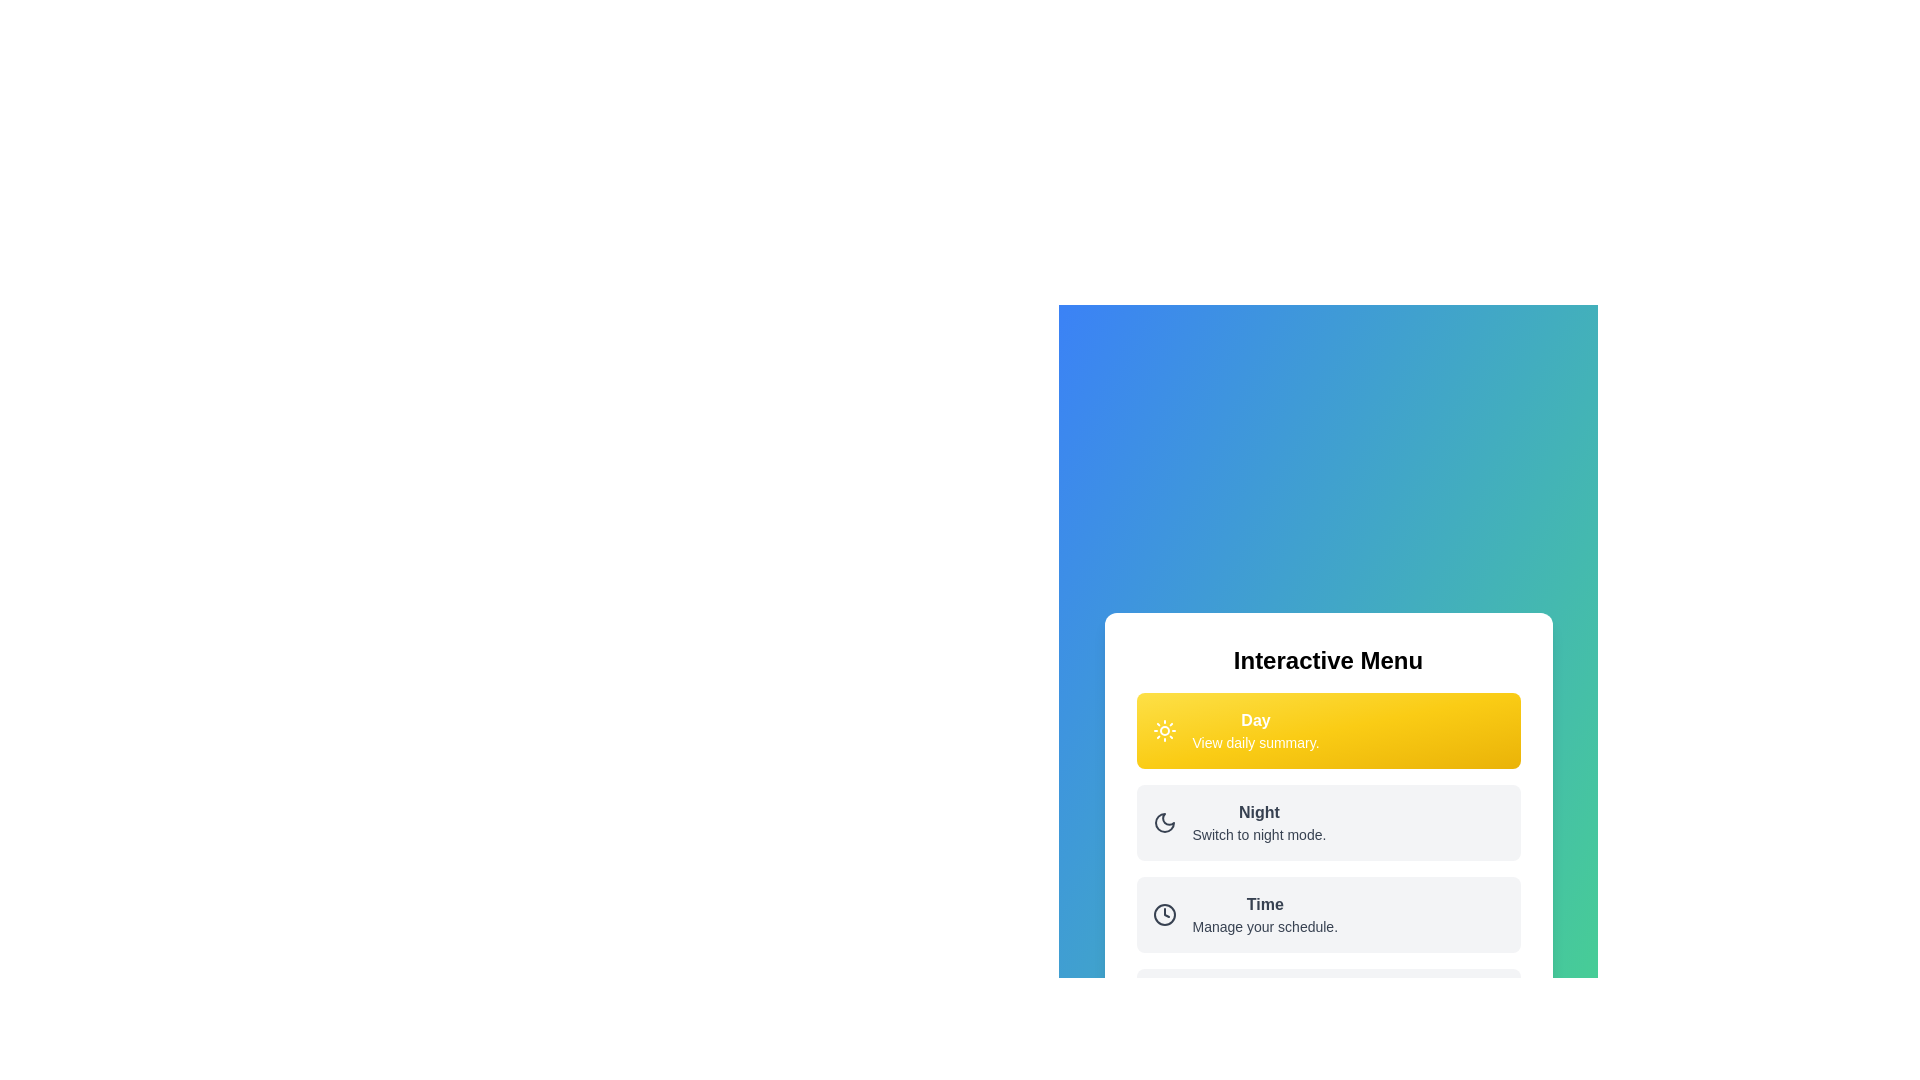 This screenshot has height=1080, width=1920. What do you see at coordinates (1328, 822) in the screenshot?
I see `the menu option Night to activate it` at bounding box center [1328, 822].